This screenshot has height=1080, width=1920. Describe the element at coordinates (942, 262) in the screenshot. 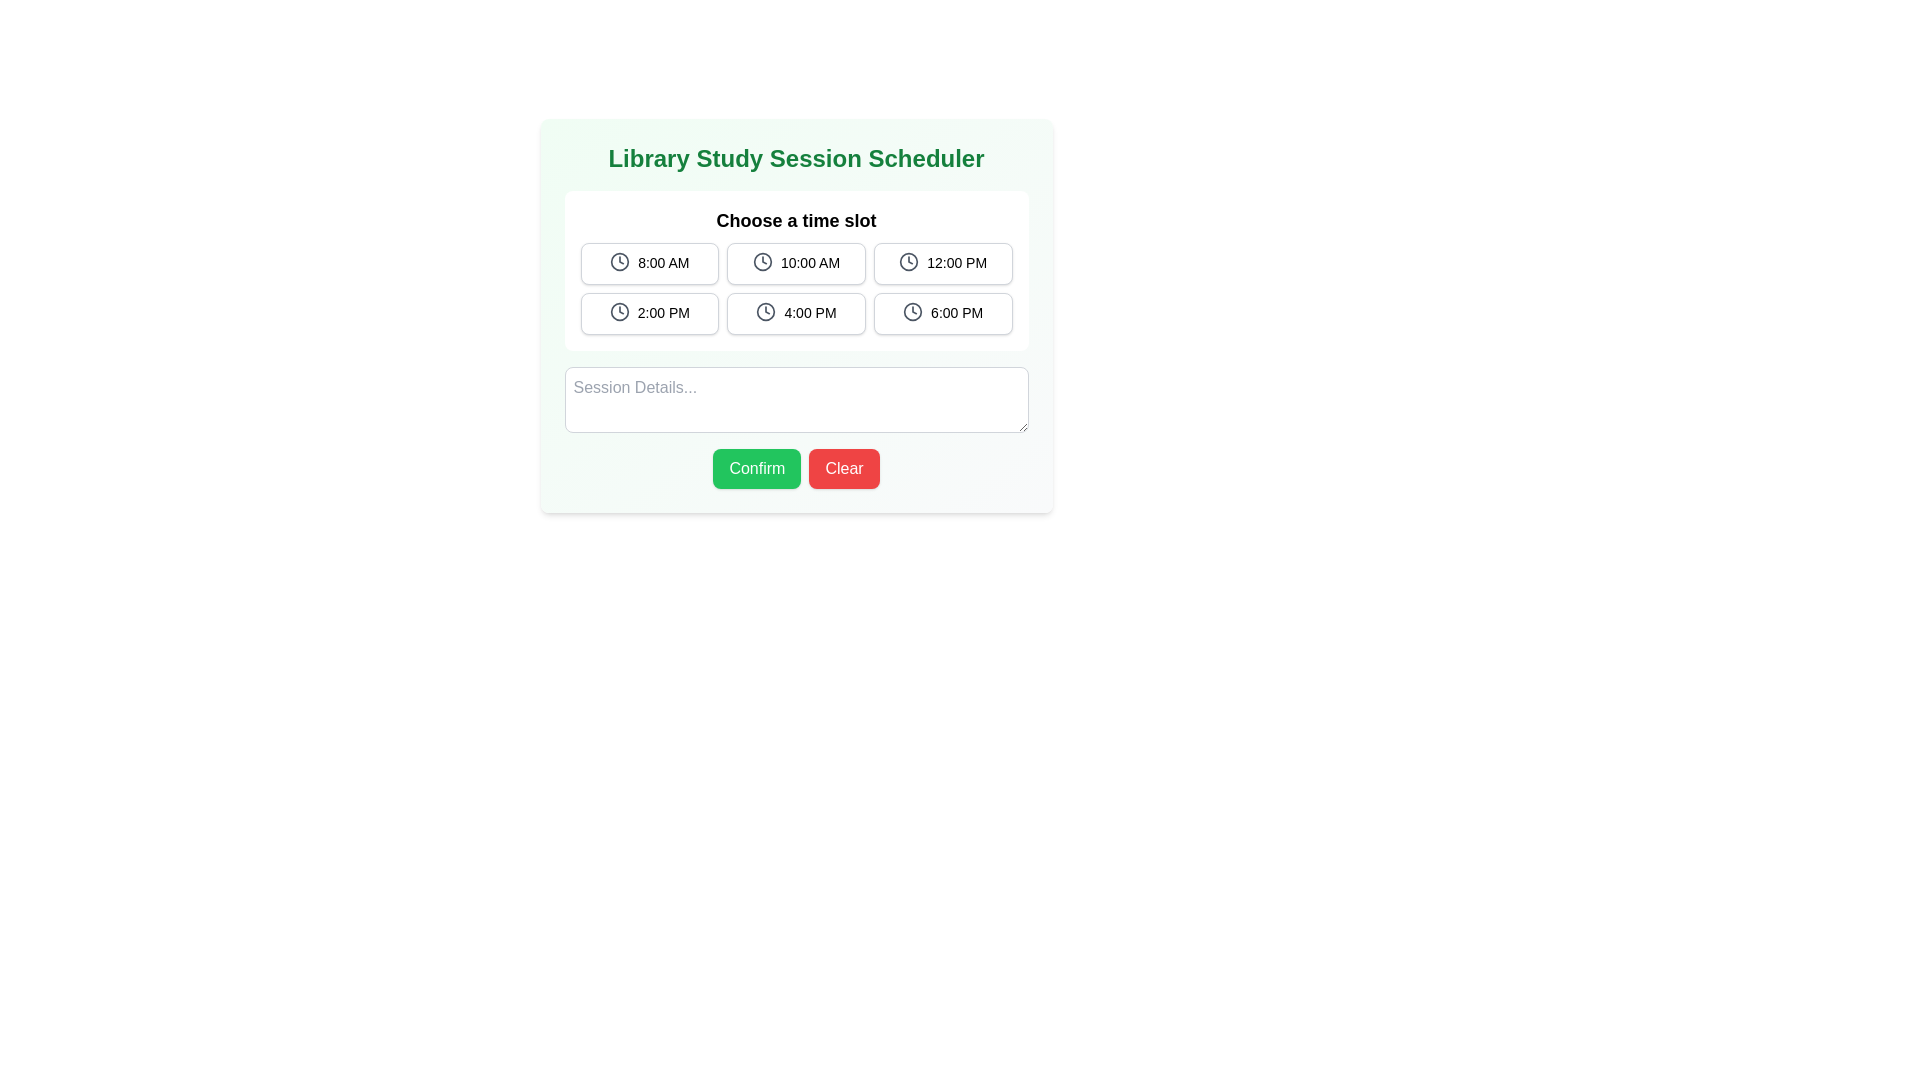

I see `the '12:00 PM' time slot button` at that location.